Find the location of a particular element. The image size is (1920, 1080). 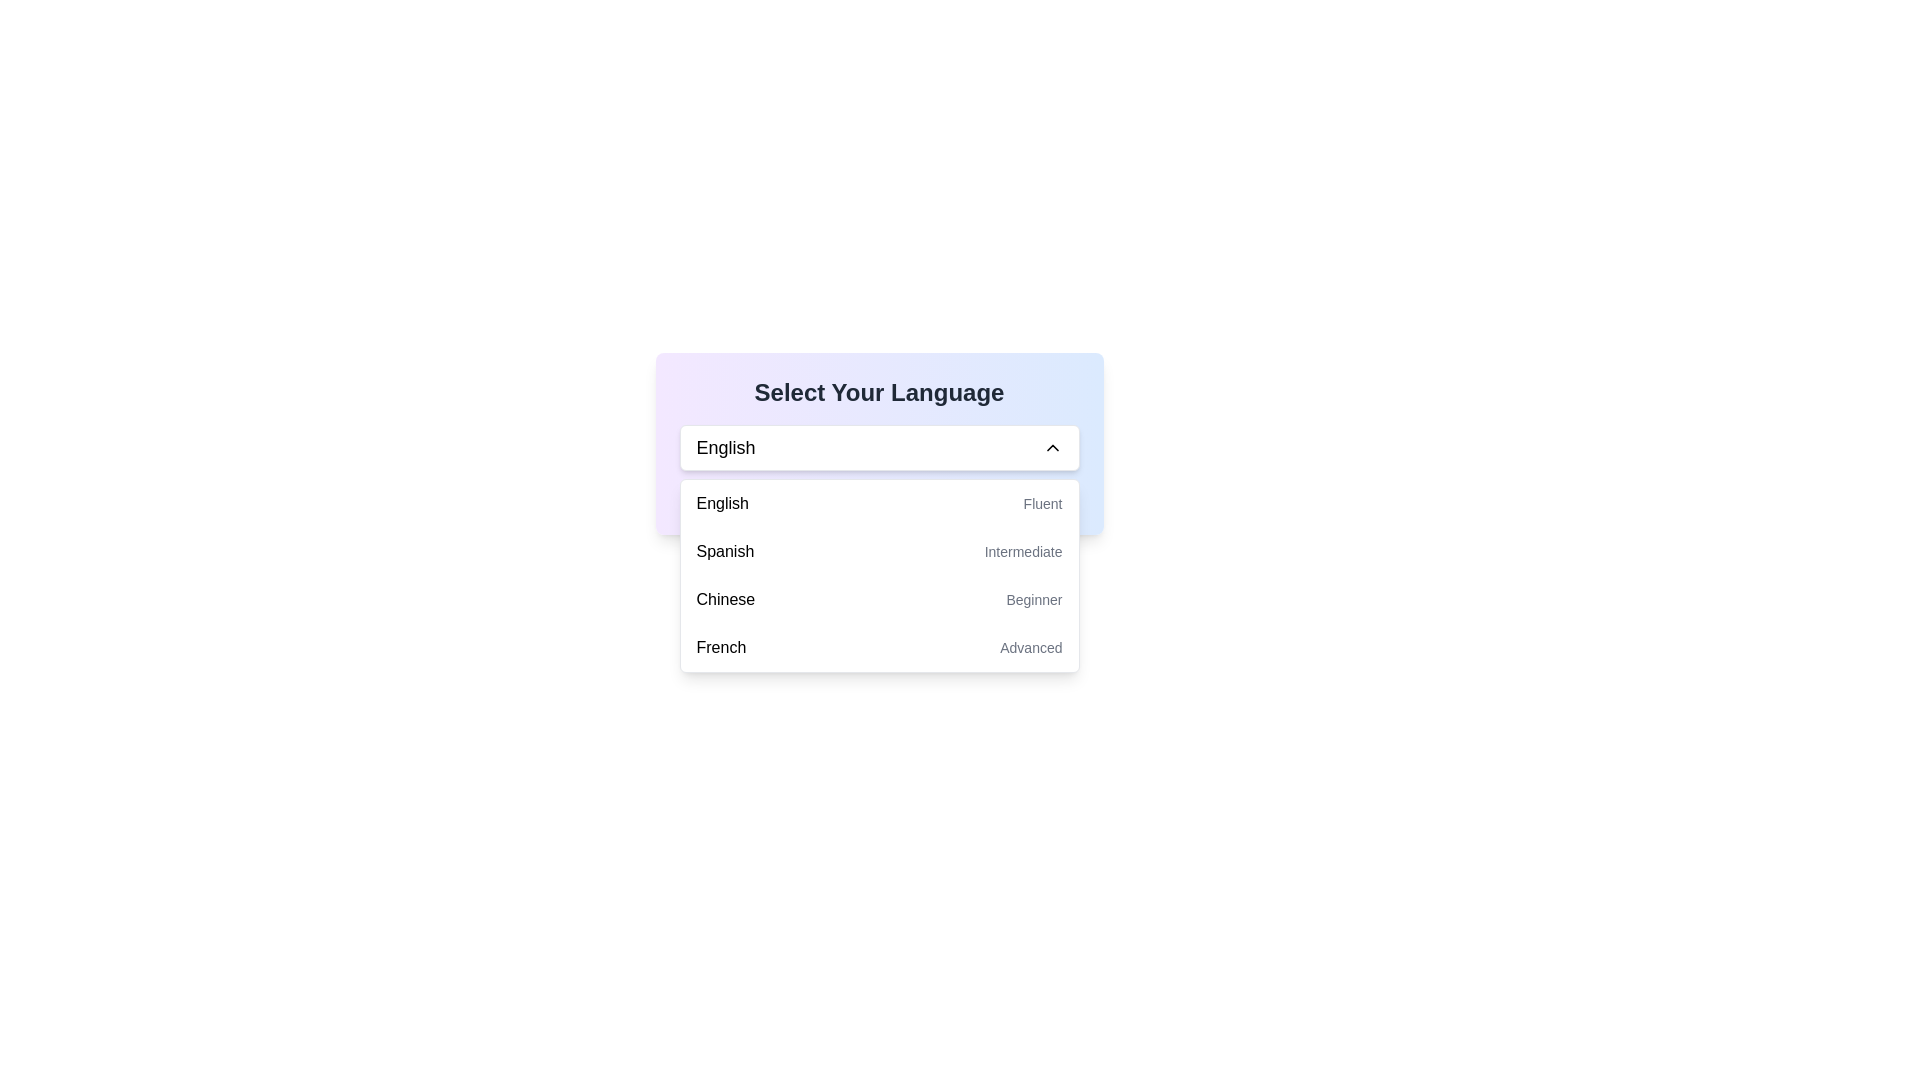

the 'Spanish' ListItem element in the dropdown menu under 'Select Your Language' is located at coordinates (879, 551).